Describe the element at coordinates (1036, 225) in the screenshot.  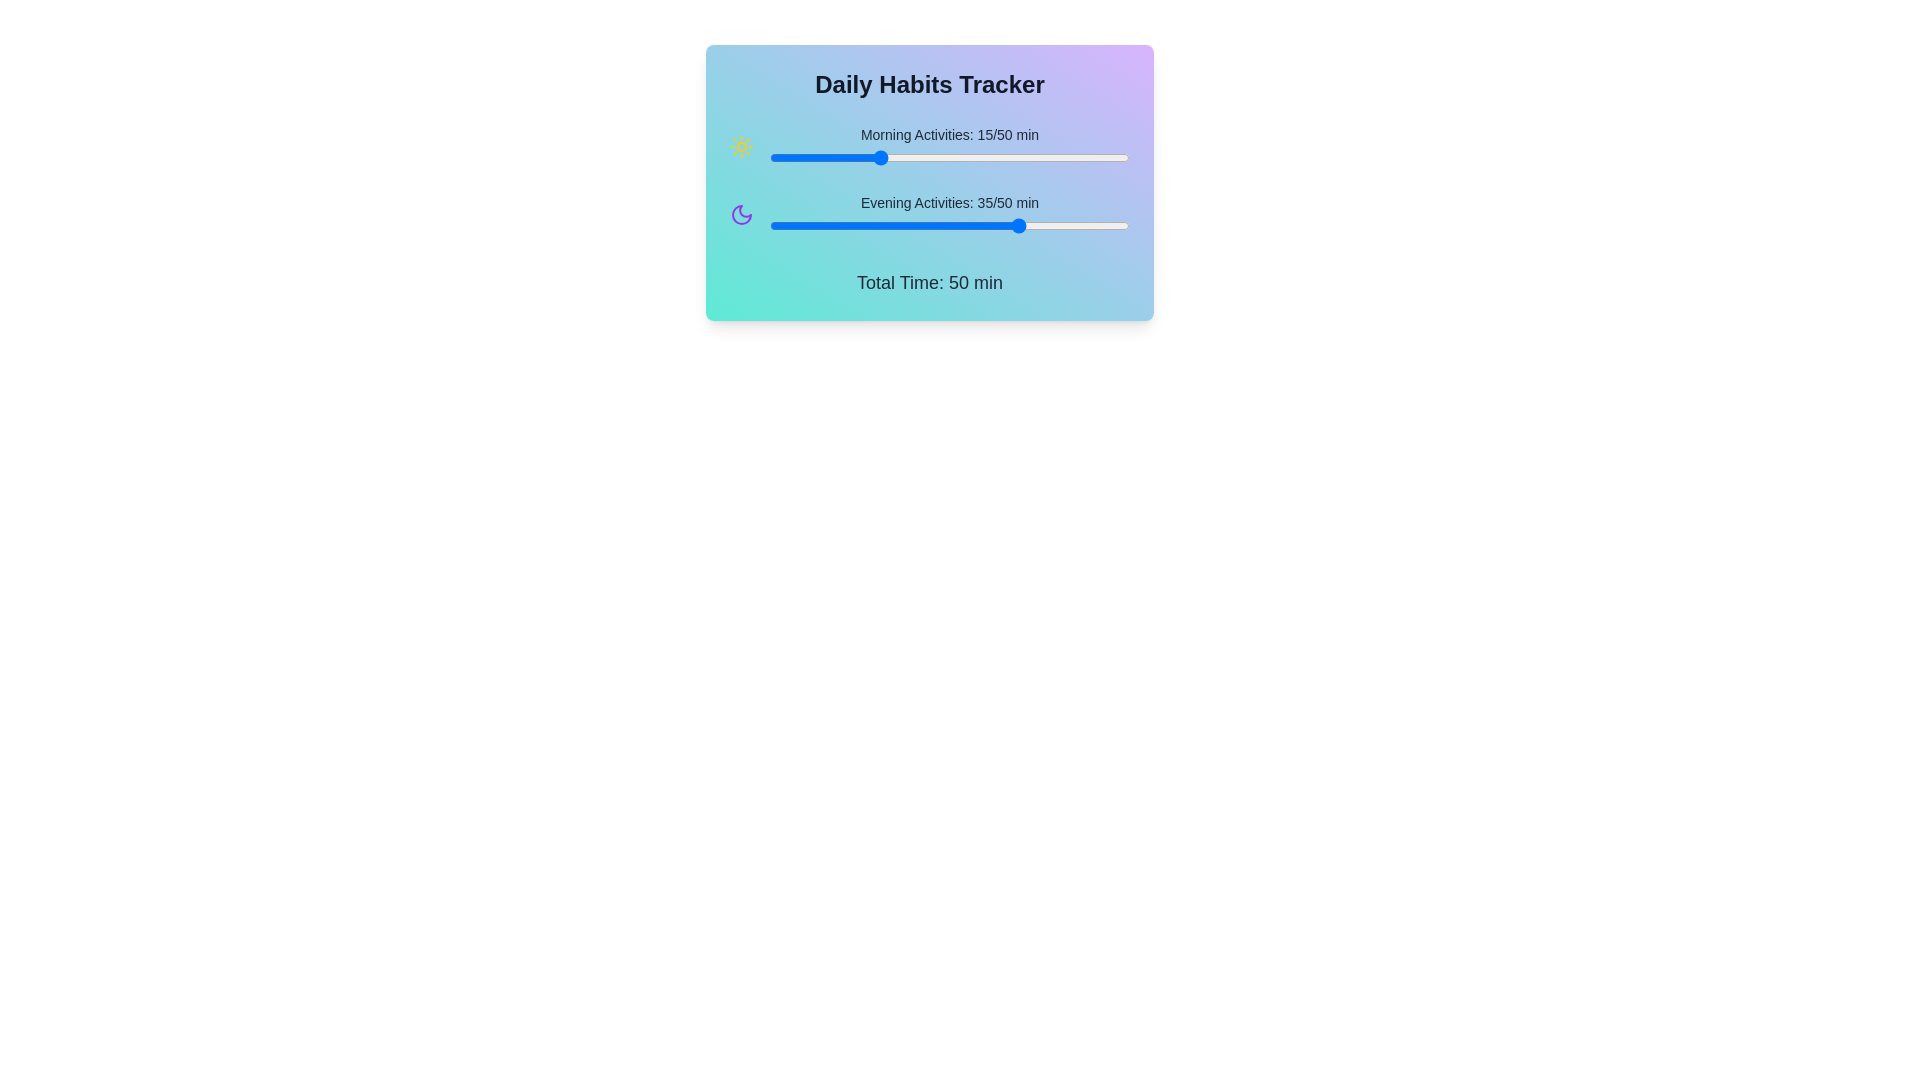
I see `evening activity time` at that location.